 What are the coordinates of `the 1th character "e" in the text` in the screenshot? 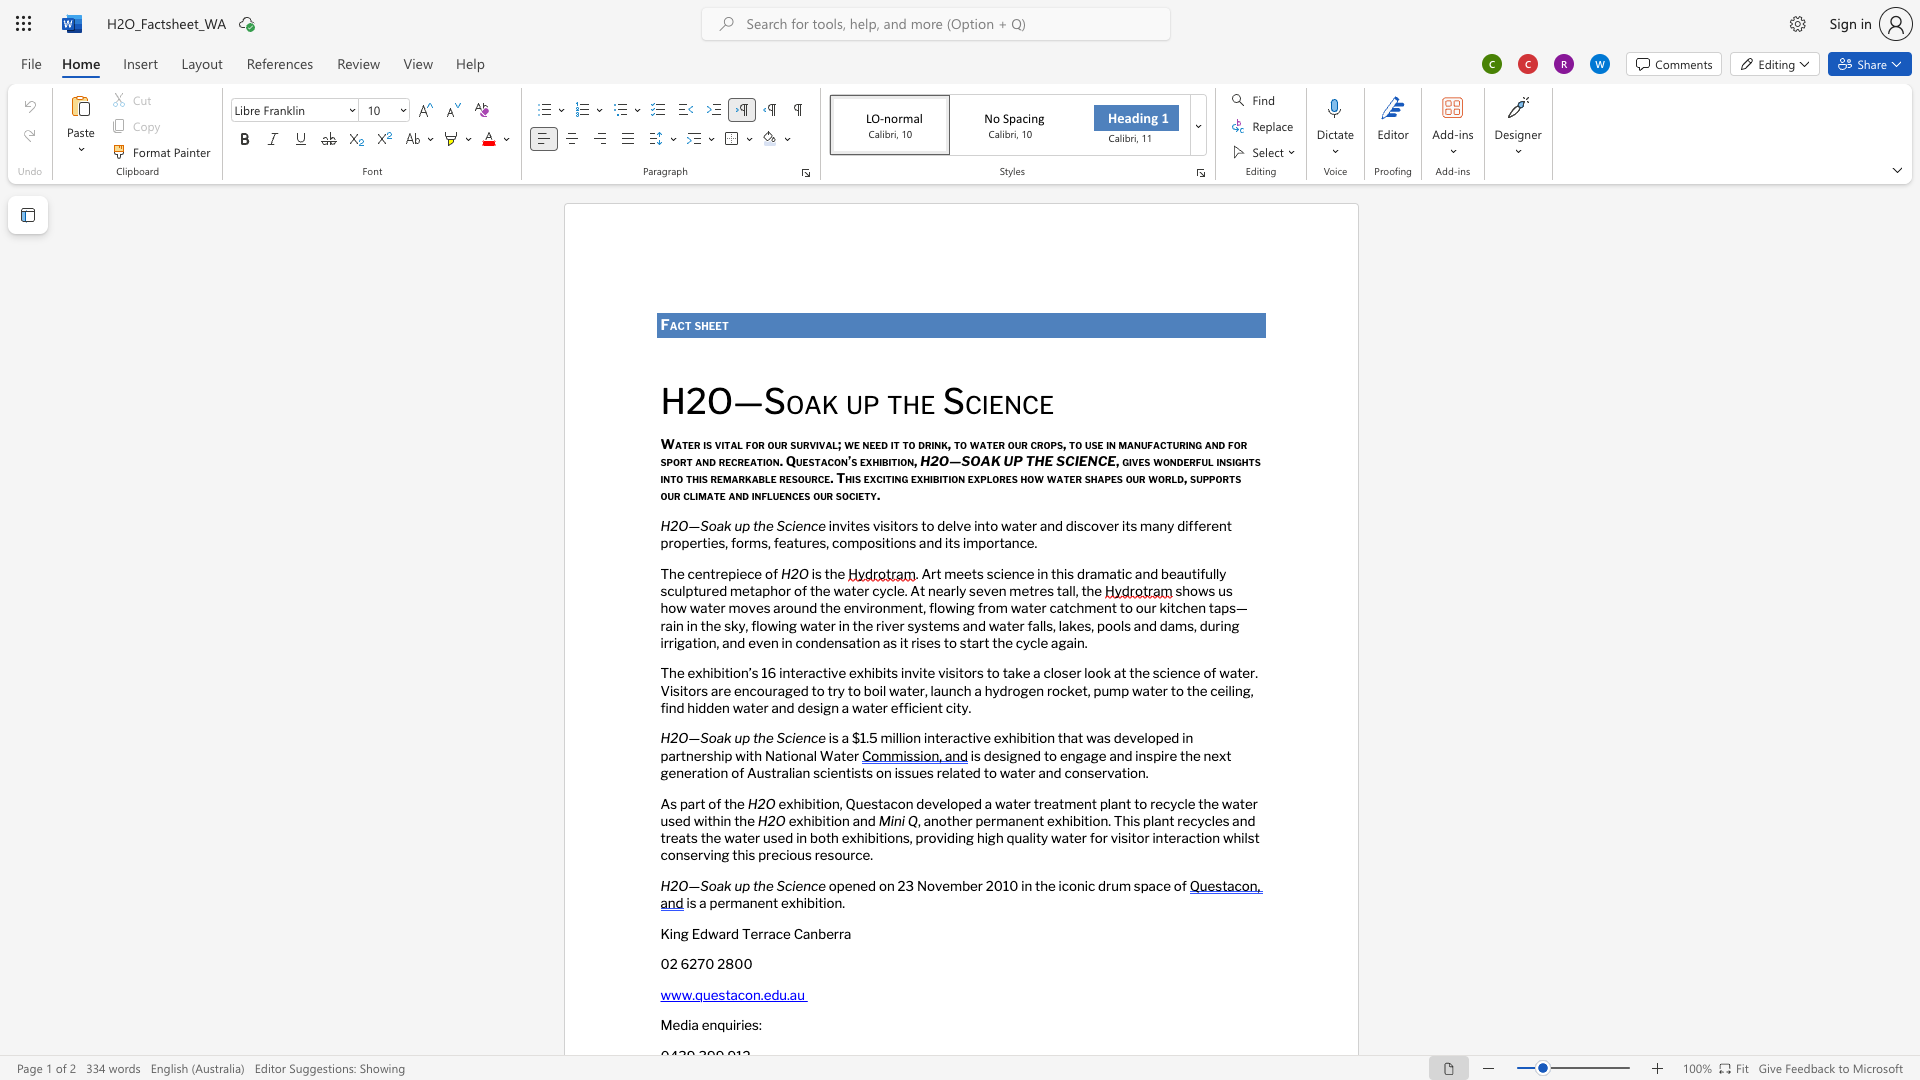 It's located at (791, 820).